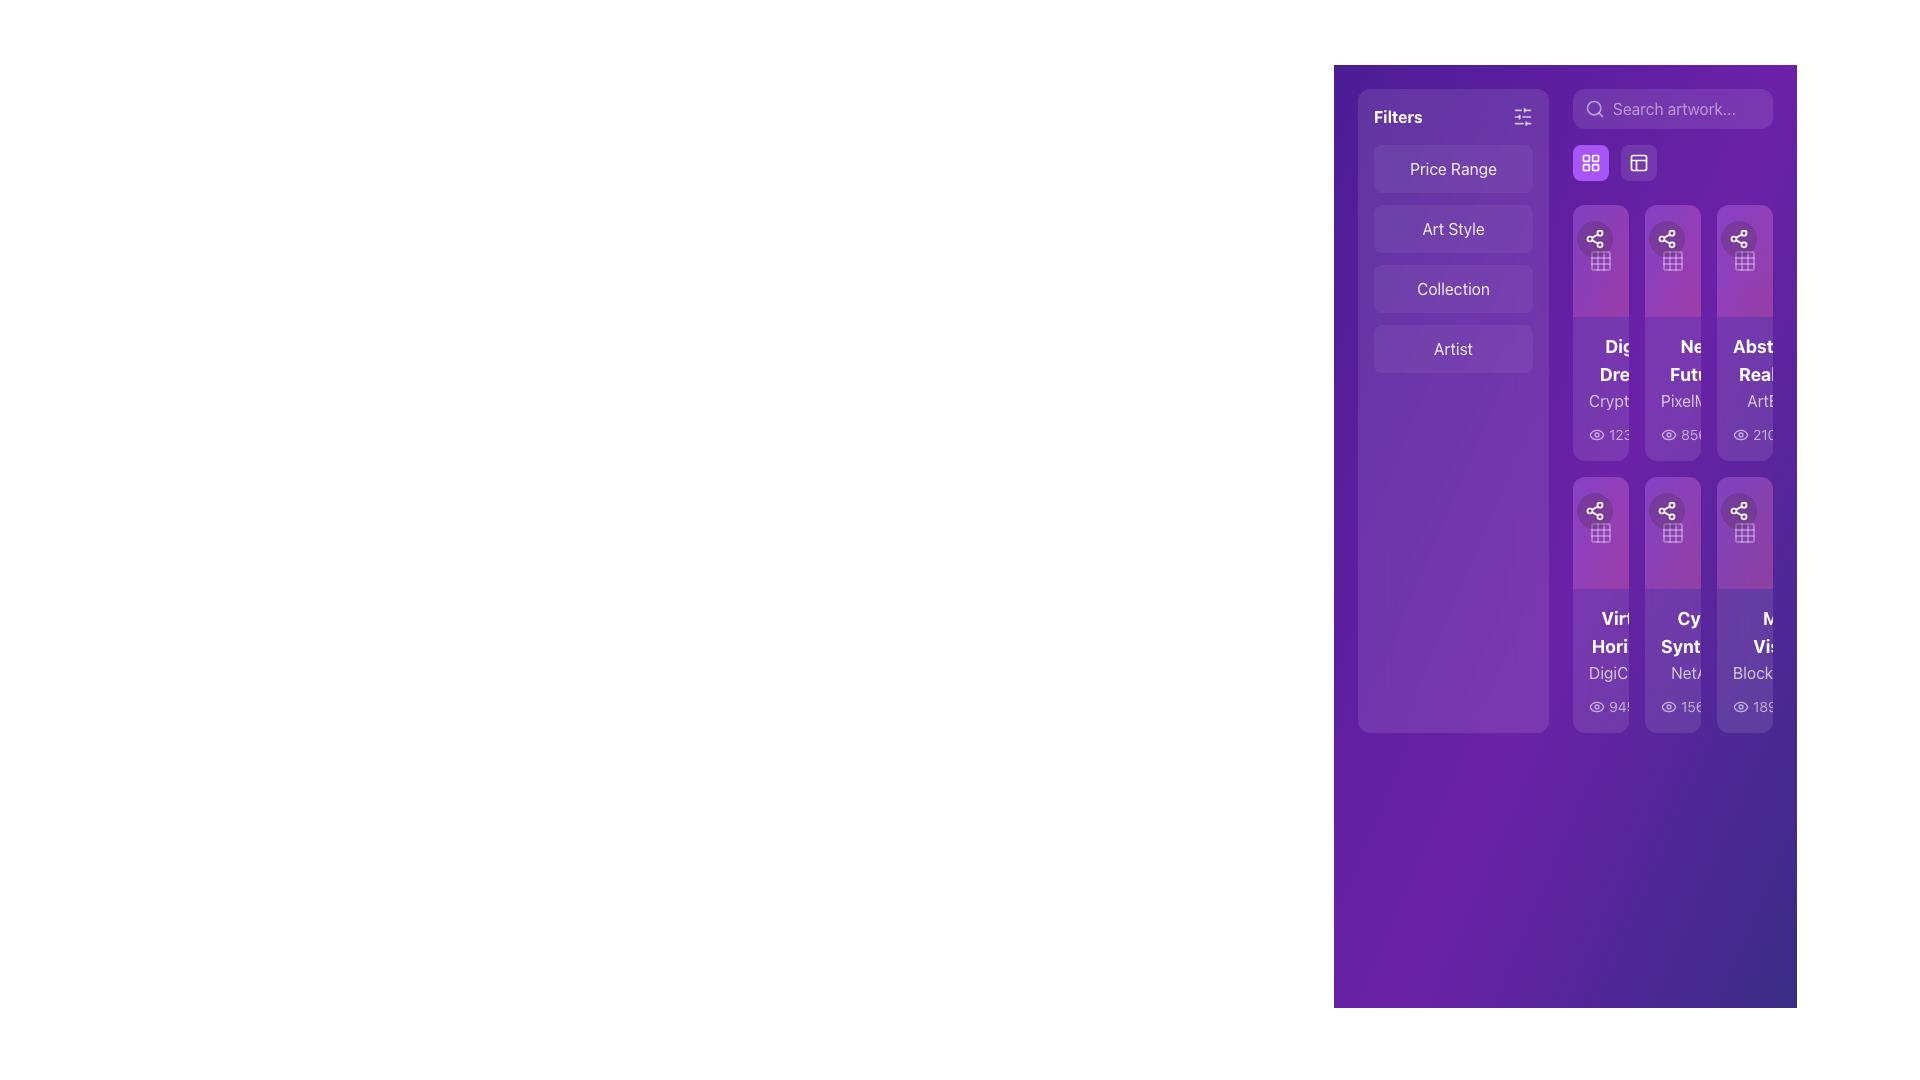 Image resolution: width=1920 pixels, height=1080 pixels. Describe the element at coordinates (1673, 531) in the screenshot. I see `the grid view icon located in the second card of the second row, which is directly under the 'Abstract Realism' card` at that location.